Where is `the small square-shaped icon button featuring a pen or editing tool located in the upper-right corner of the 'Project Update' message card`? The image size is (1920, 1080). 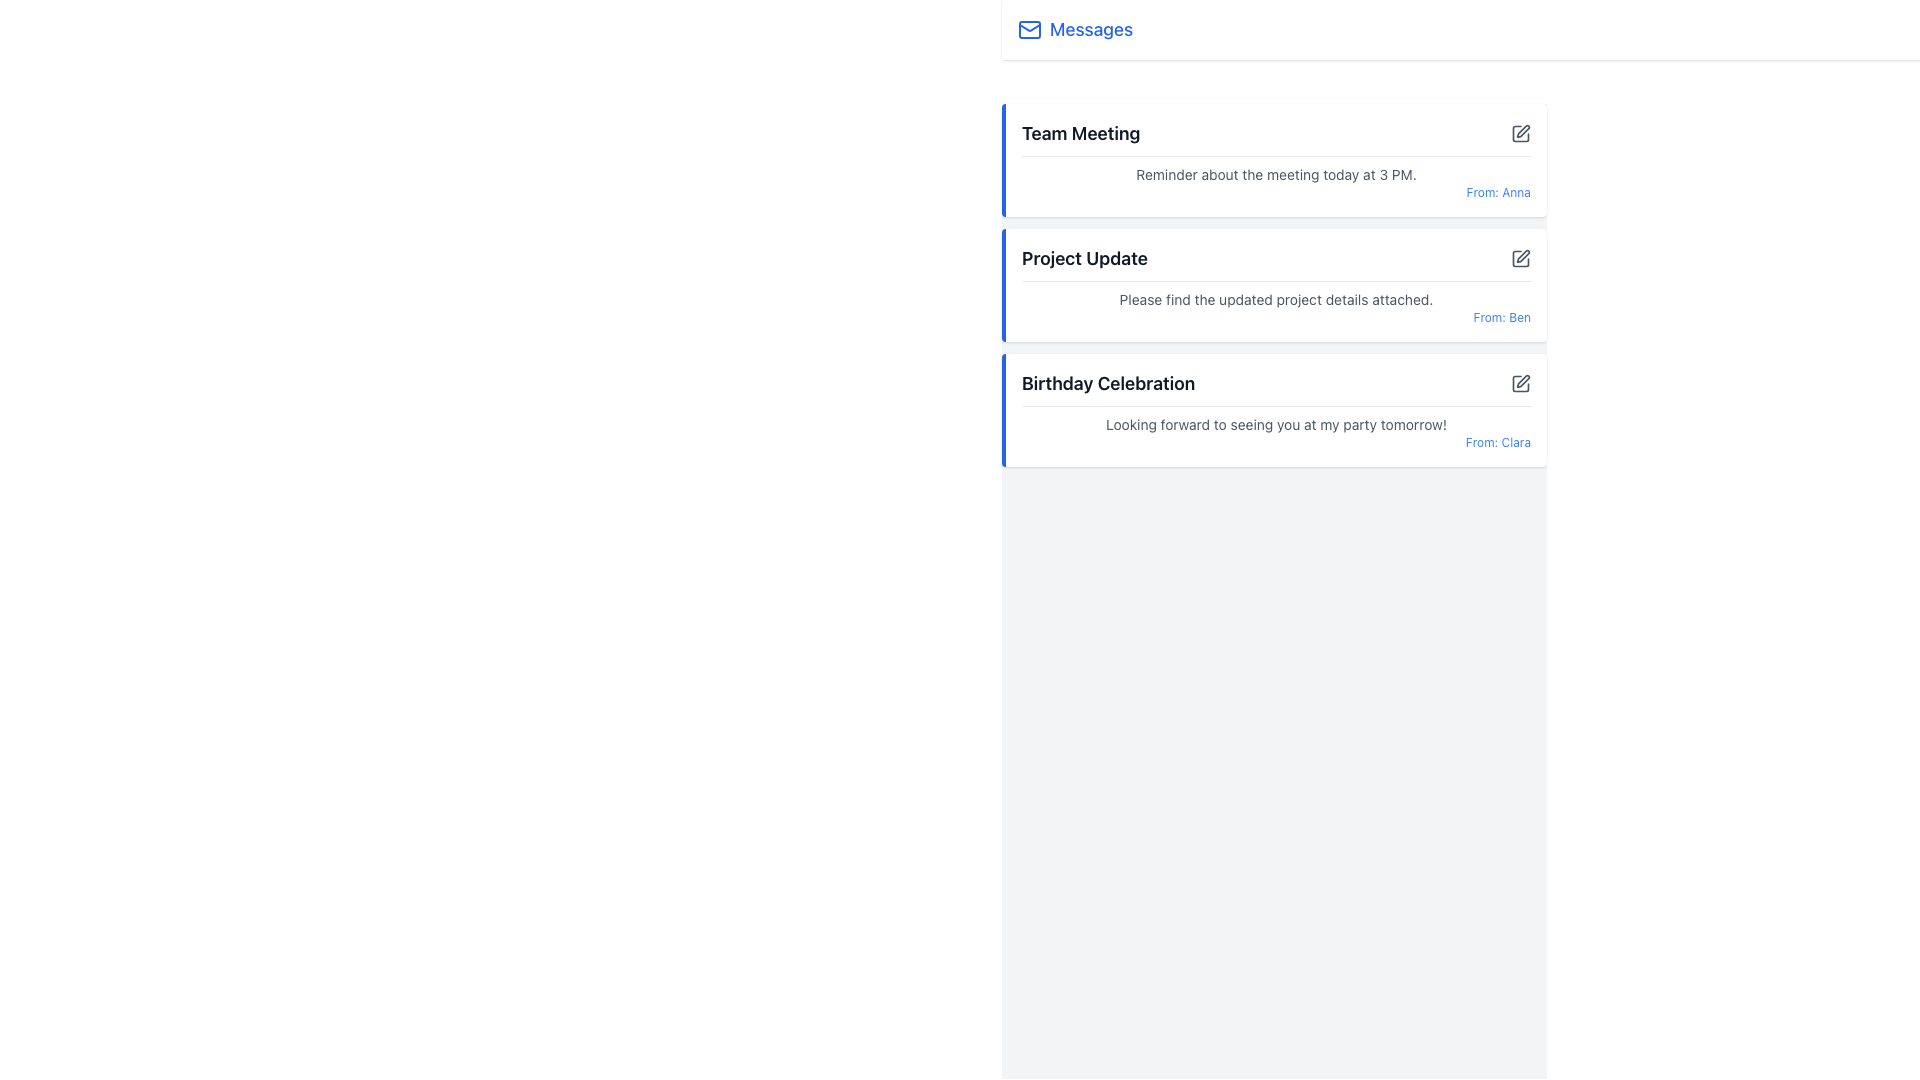
the small square-shaped icon button featuring a pen or editing tool located in the upper-right corner of the 'Project Update' message card is located at coordinates (1520, 257).